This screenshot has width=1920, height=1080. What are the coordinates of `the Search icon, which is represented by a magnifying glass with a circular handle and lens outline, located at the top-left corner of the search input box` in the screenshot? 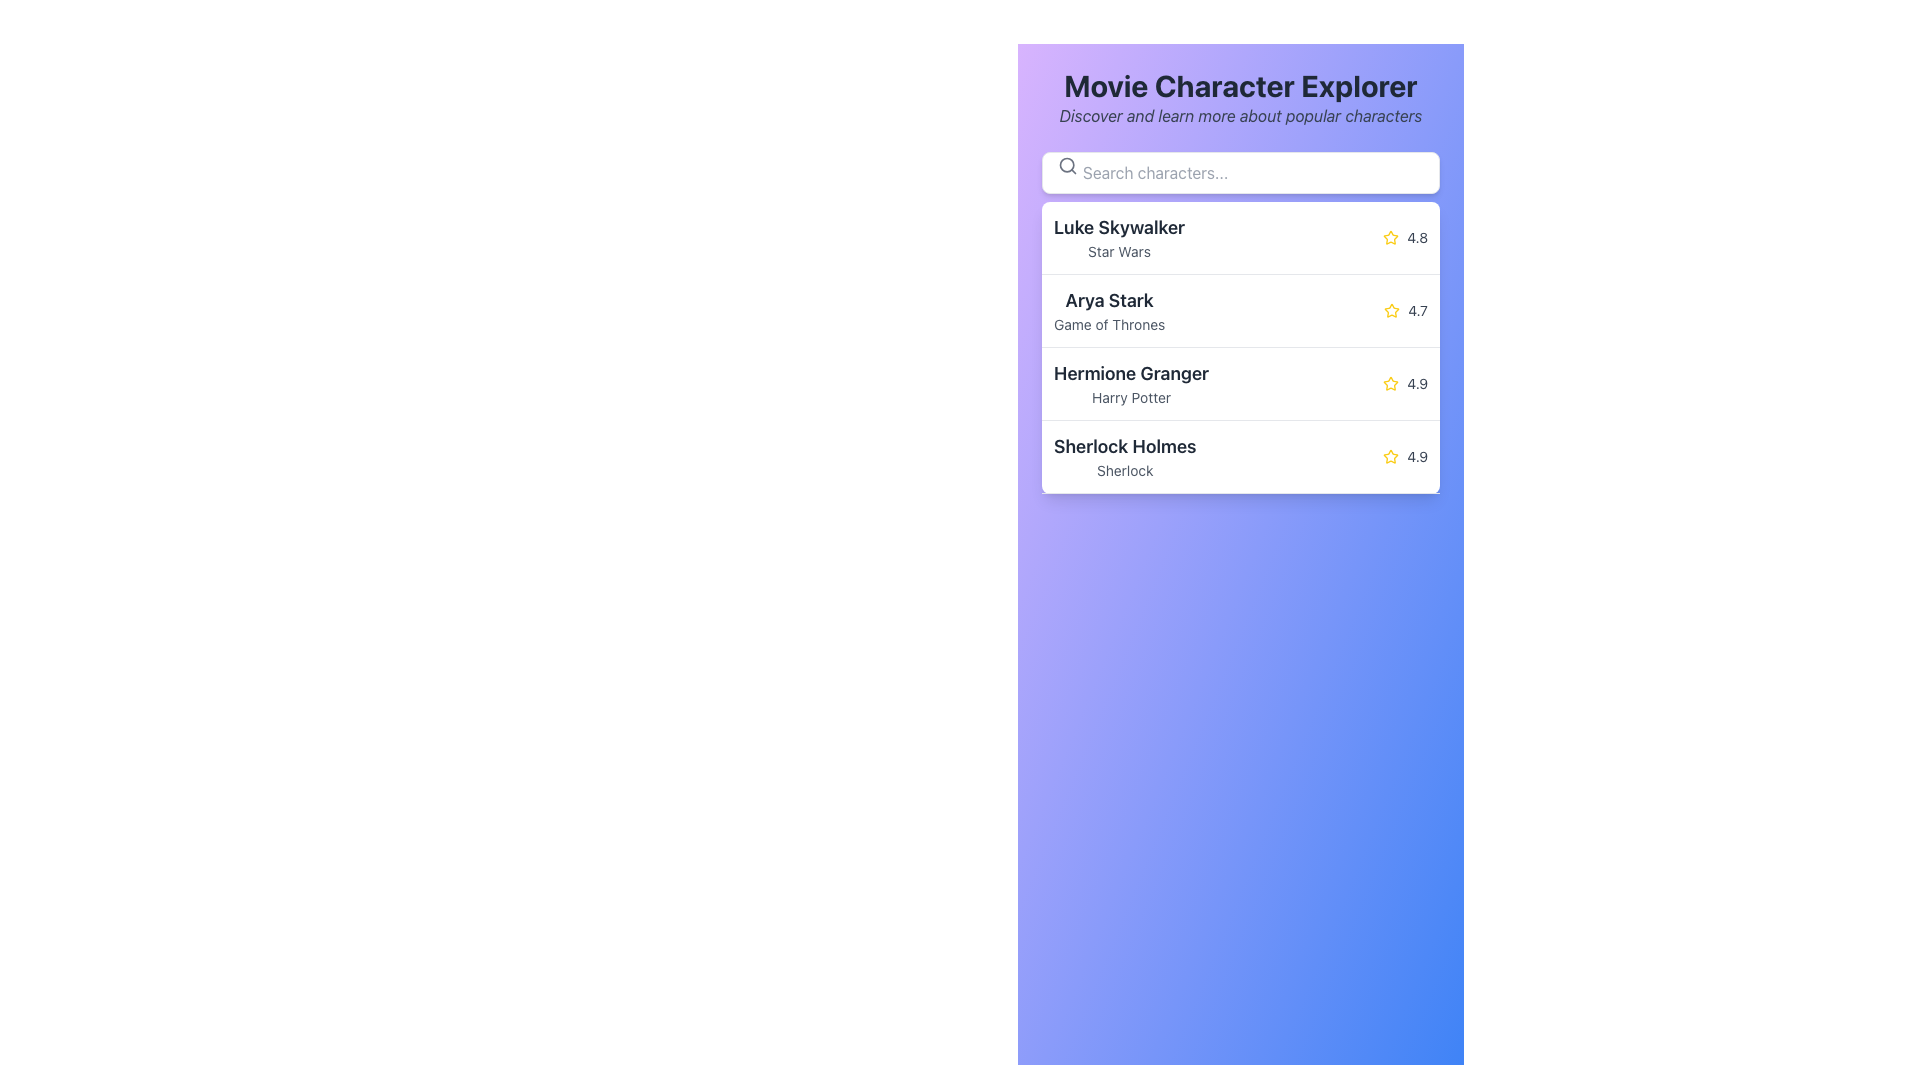 It's located at (1067, 164).